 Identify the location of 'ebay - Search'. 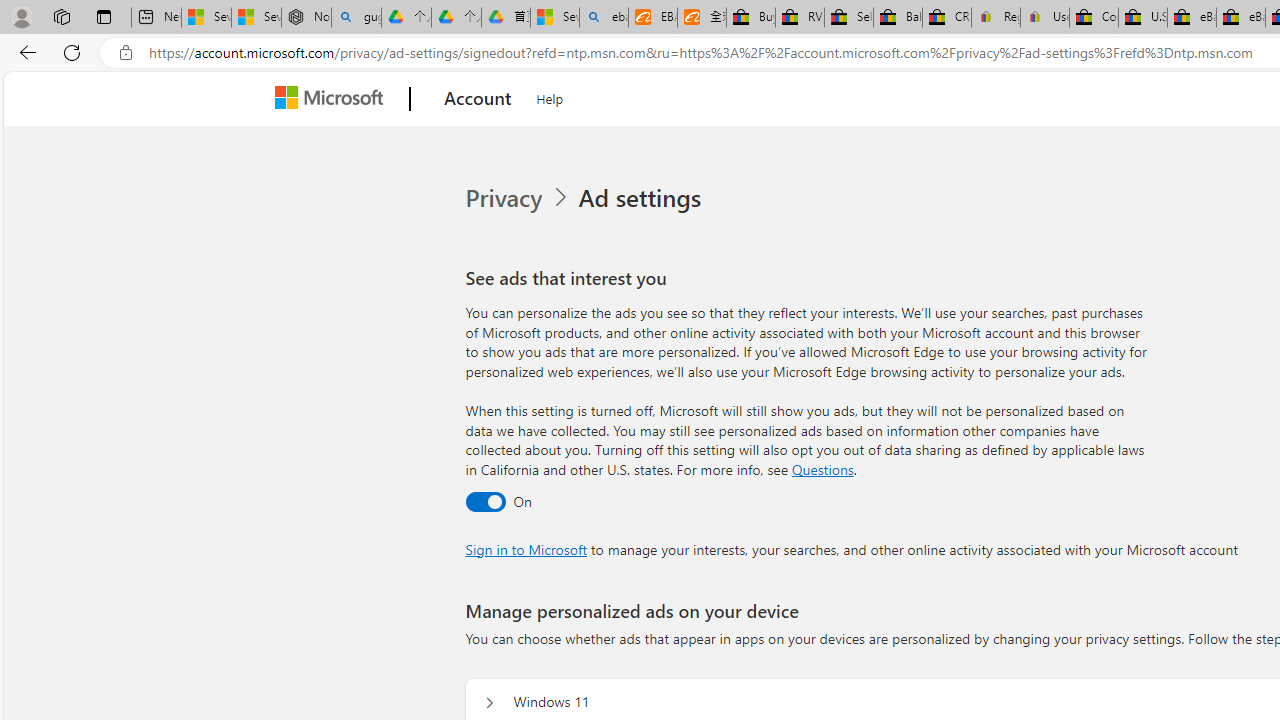
(603, 17).